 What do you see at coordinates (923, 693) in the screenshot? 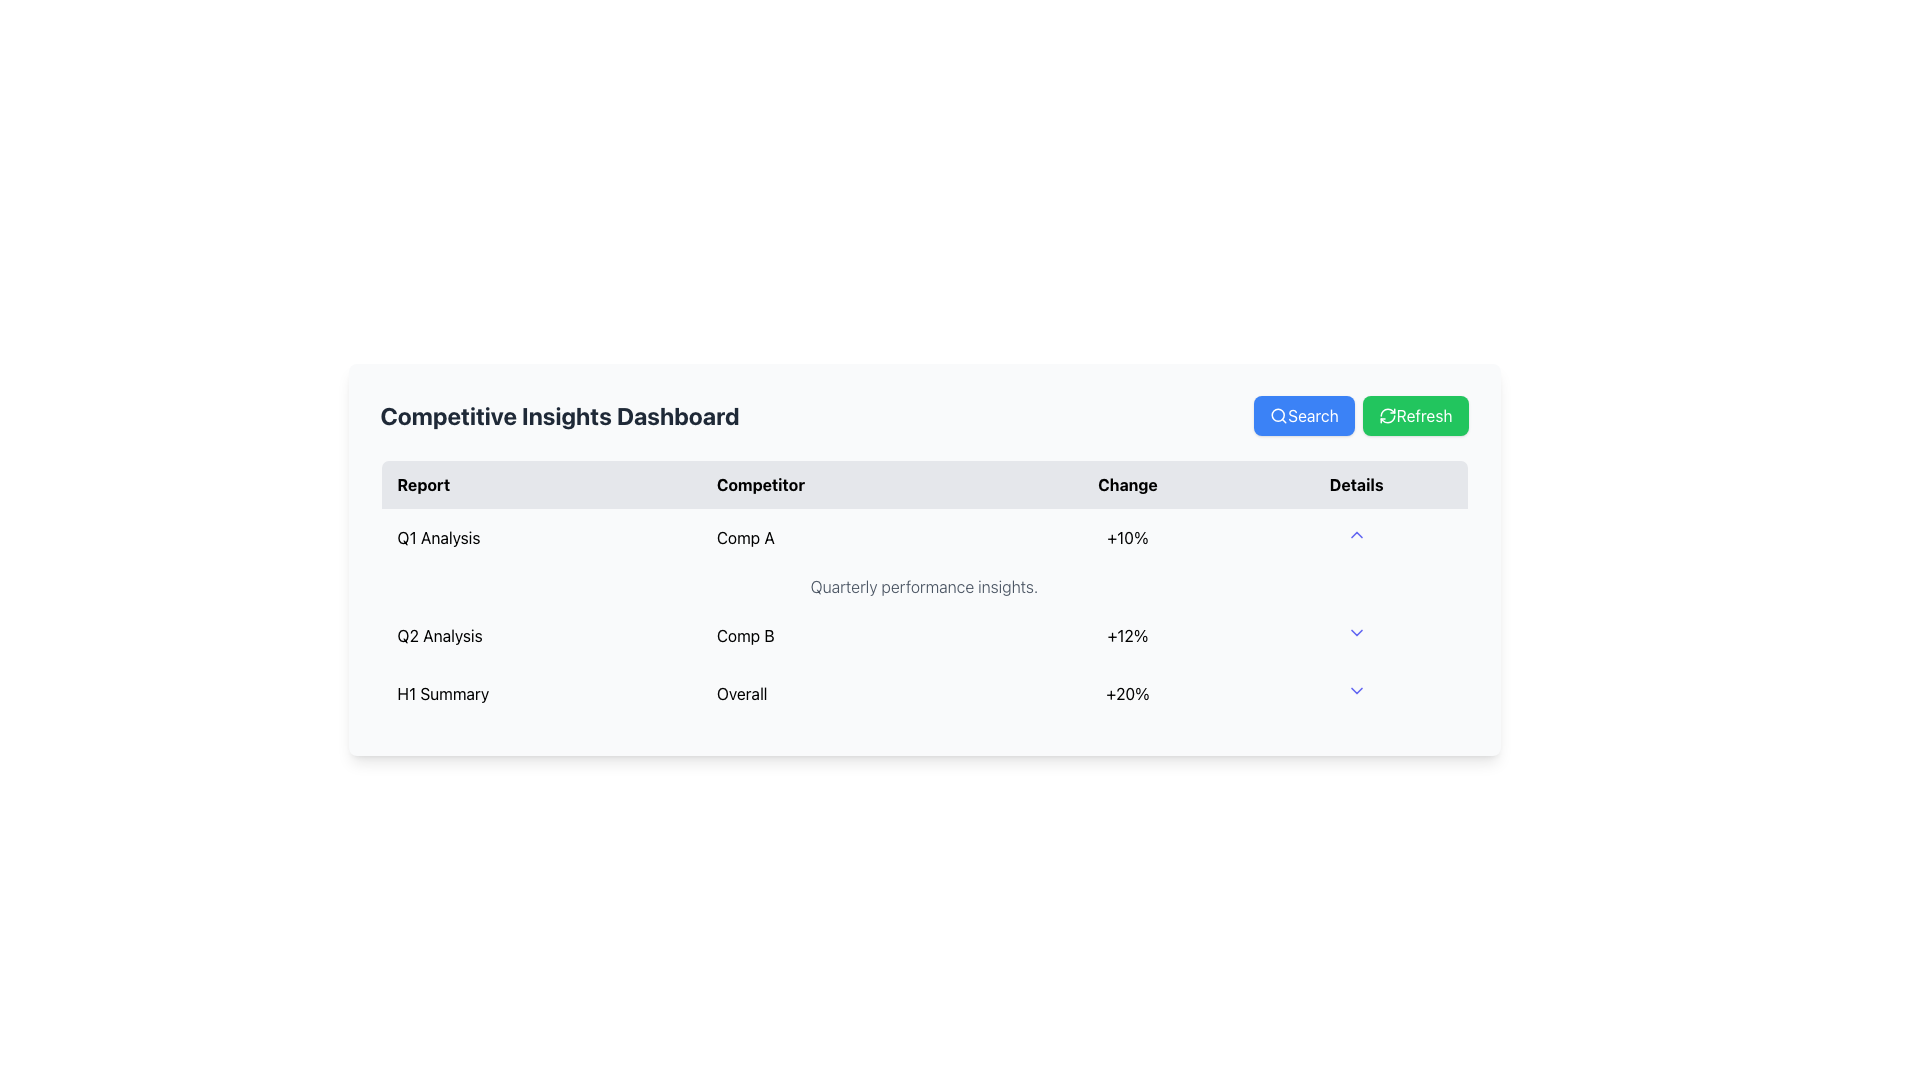
I see `the third row of the table that summarizes data for the first half (H1) of a reporting period, located under the columns 'Report,' 'Competitor,' and 'Change.'` at bounding box center [923, 693].